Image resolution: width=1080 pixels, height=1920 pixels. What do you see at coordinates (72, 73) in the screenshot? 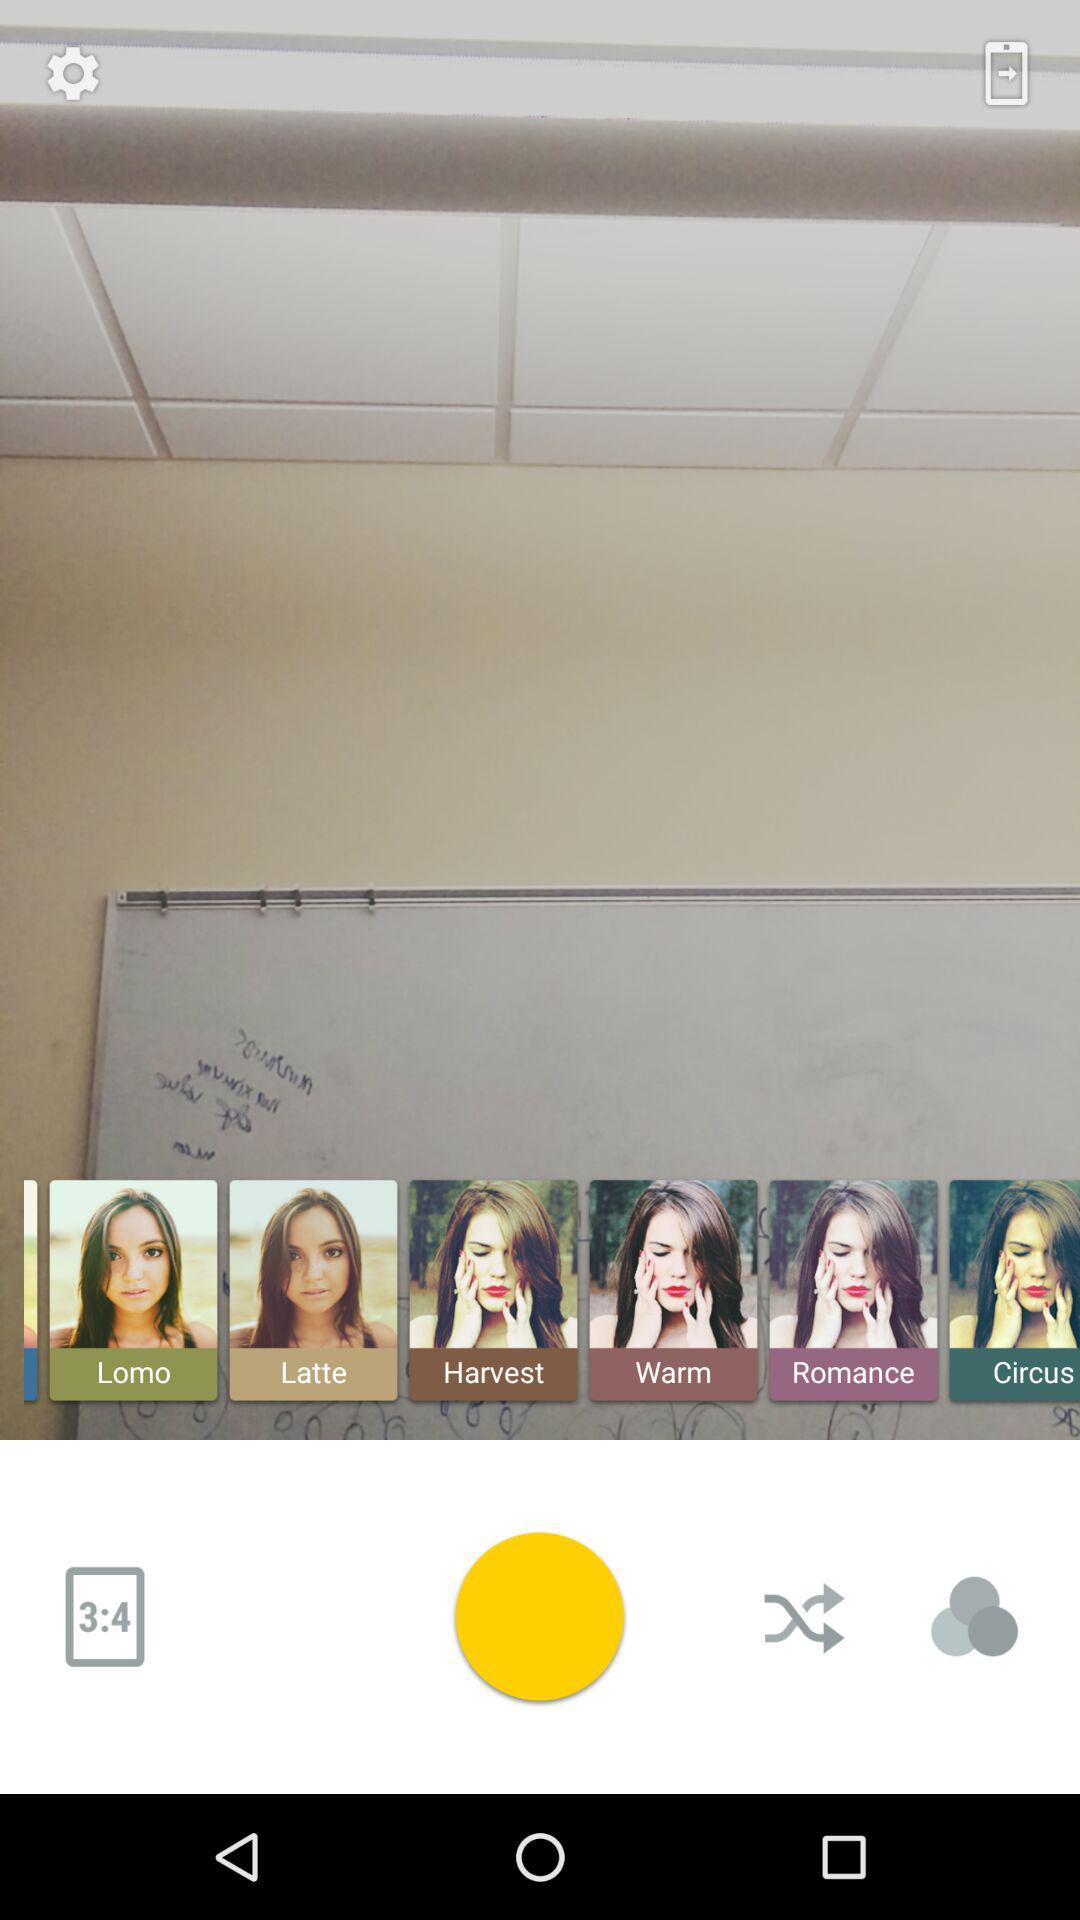
I see `the settings icon` at bounding box center [72, 73].